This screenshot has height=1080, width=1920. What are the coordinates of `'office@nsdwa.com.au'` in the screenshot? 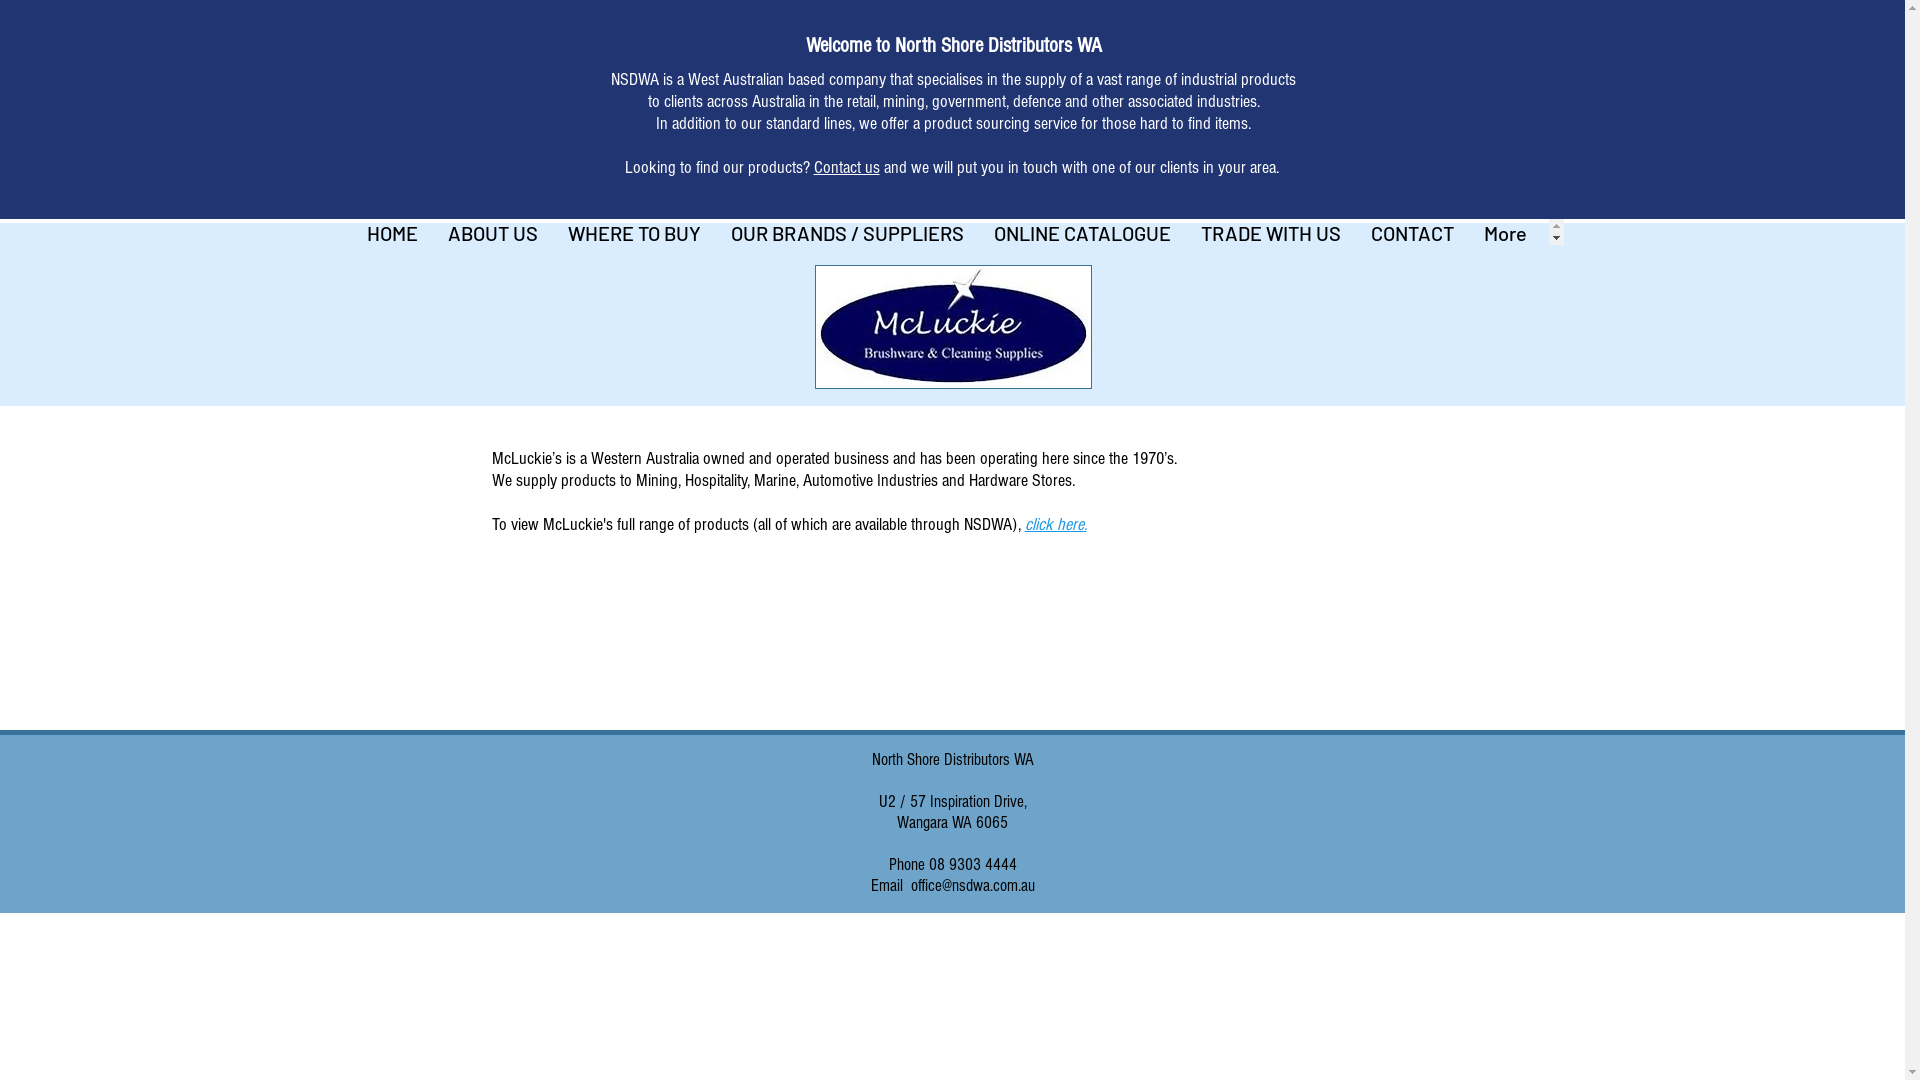 It's located at (909, 884).